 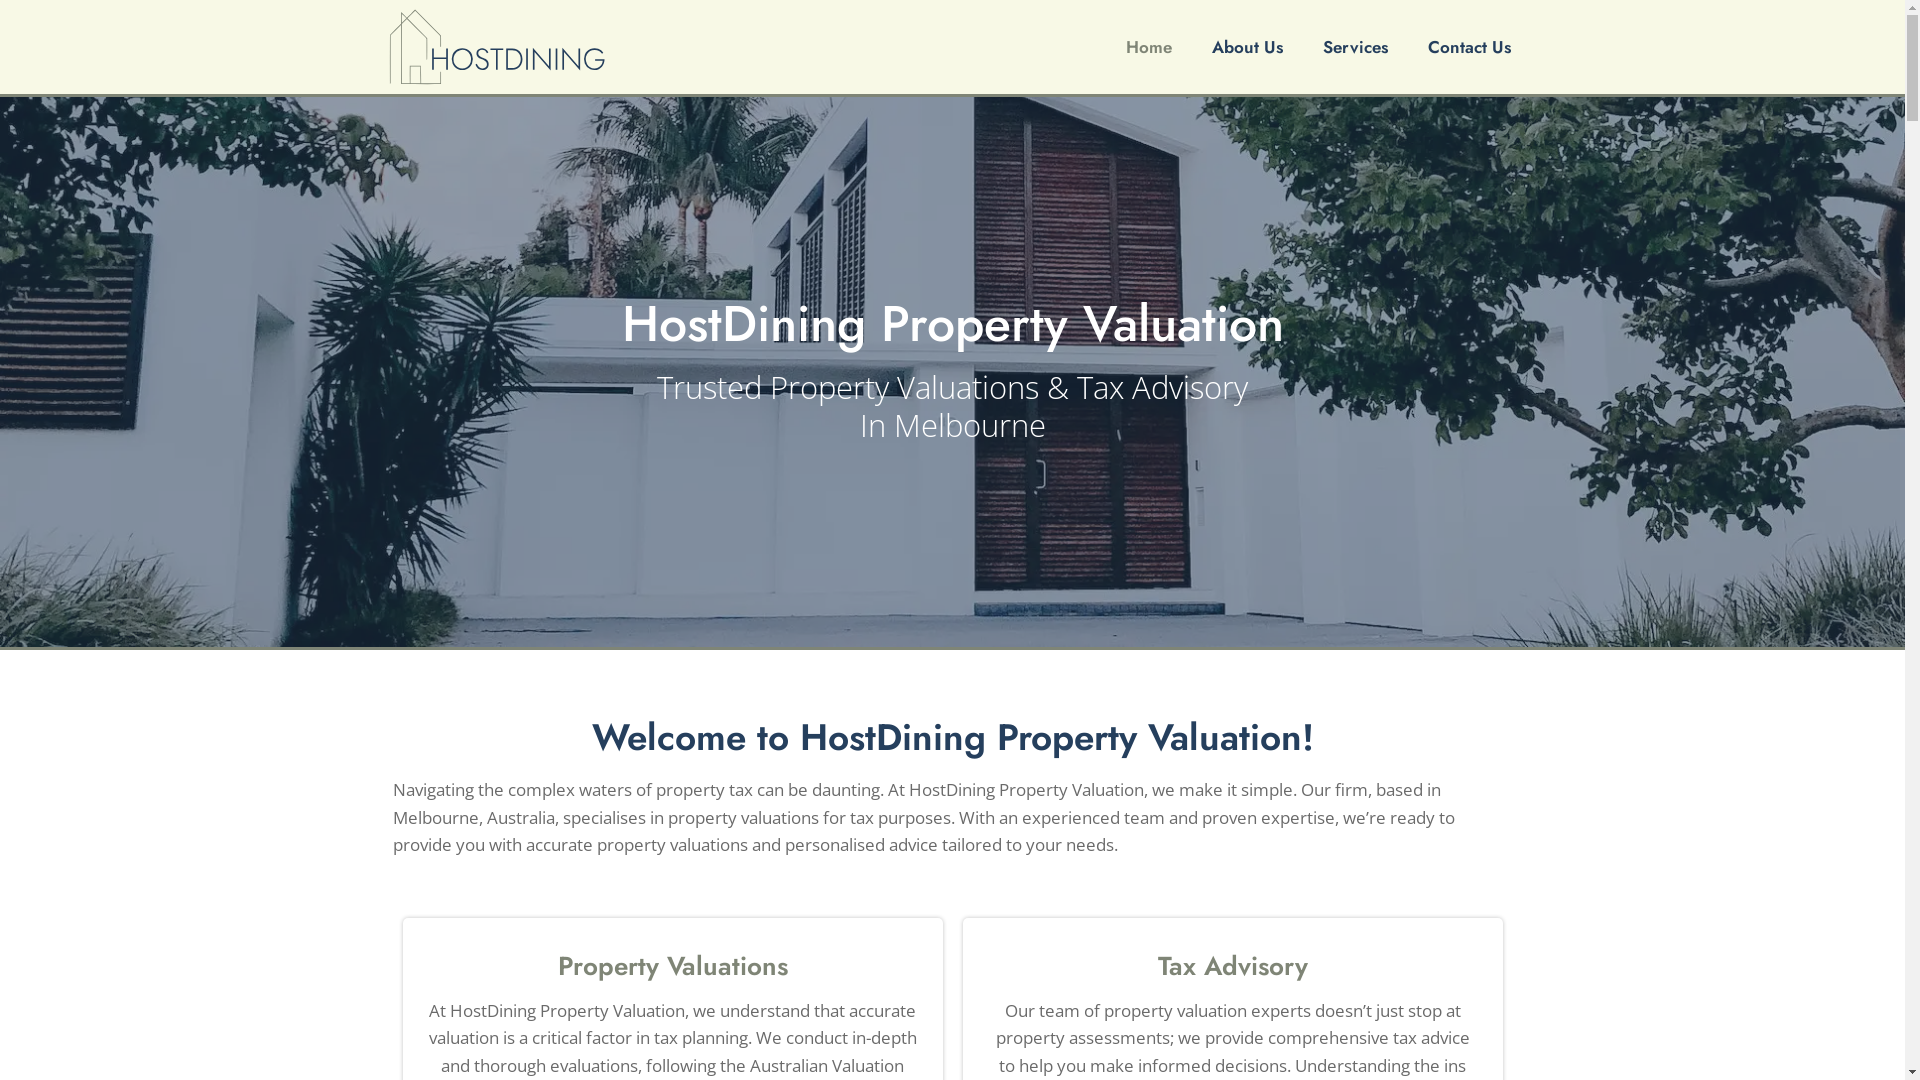 What do you see at coordinates (1115, 45) in the screenshot?
I see `'Home'` at bounding box center [1115, 45].